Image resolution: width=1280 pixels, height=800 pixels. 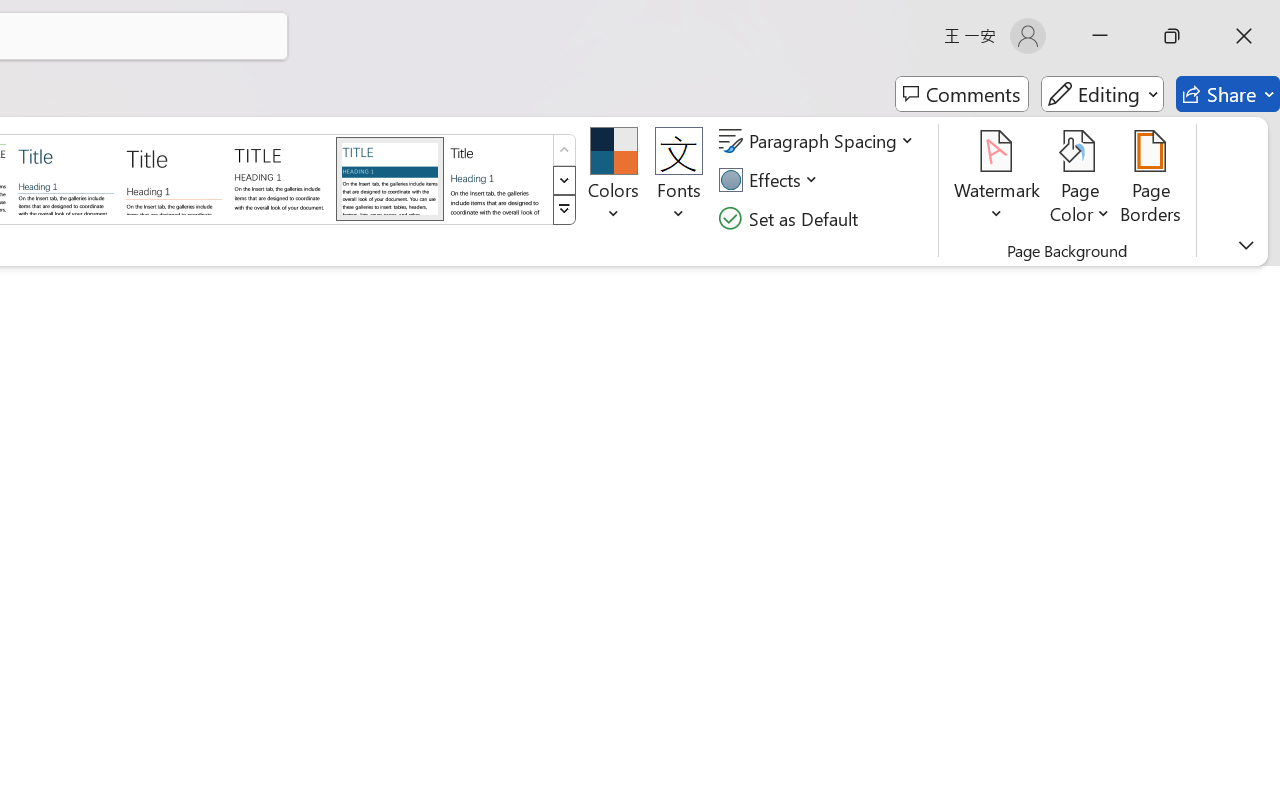 What do you see at coordinates (612, 179) in the screenshot?
I see `'Colors'` at bounding box center [612, 179].